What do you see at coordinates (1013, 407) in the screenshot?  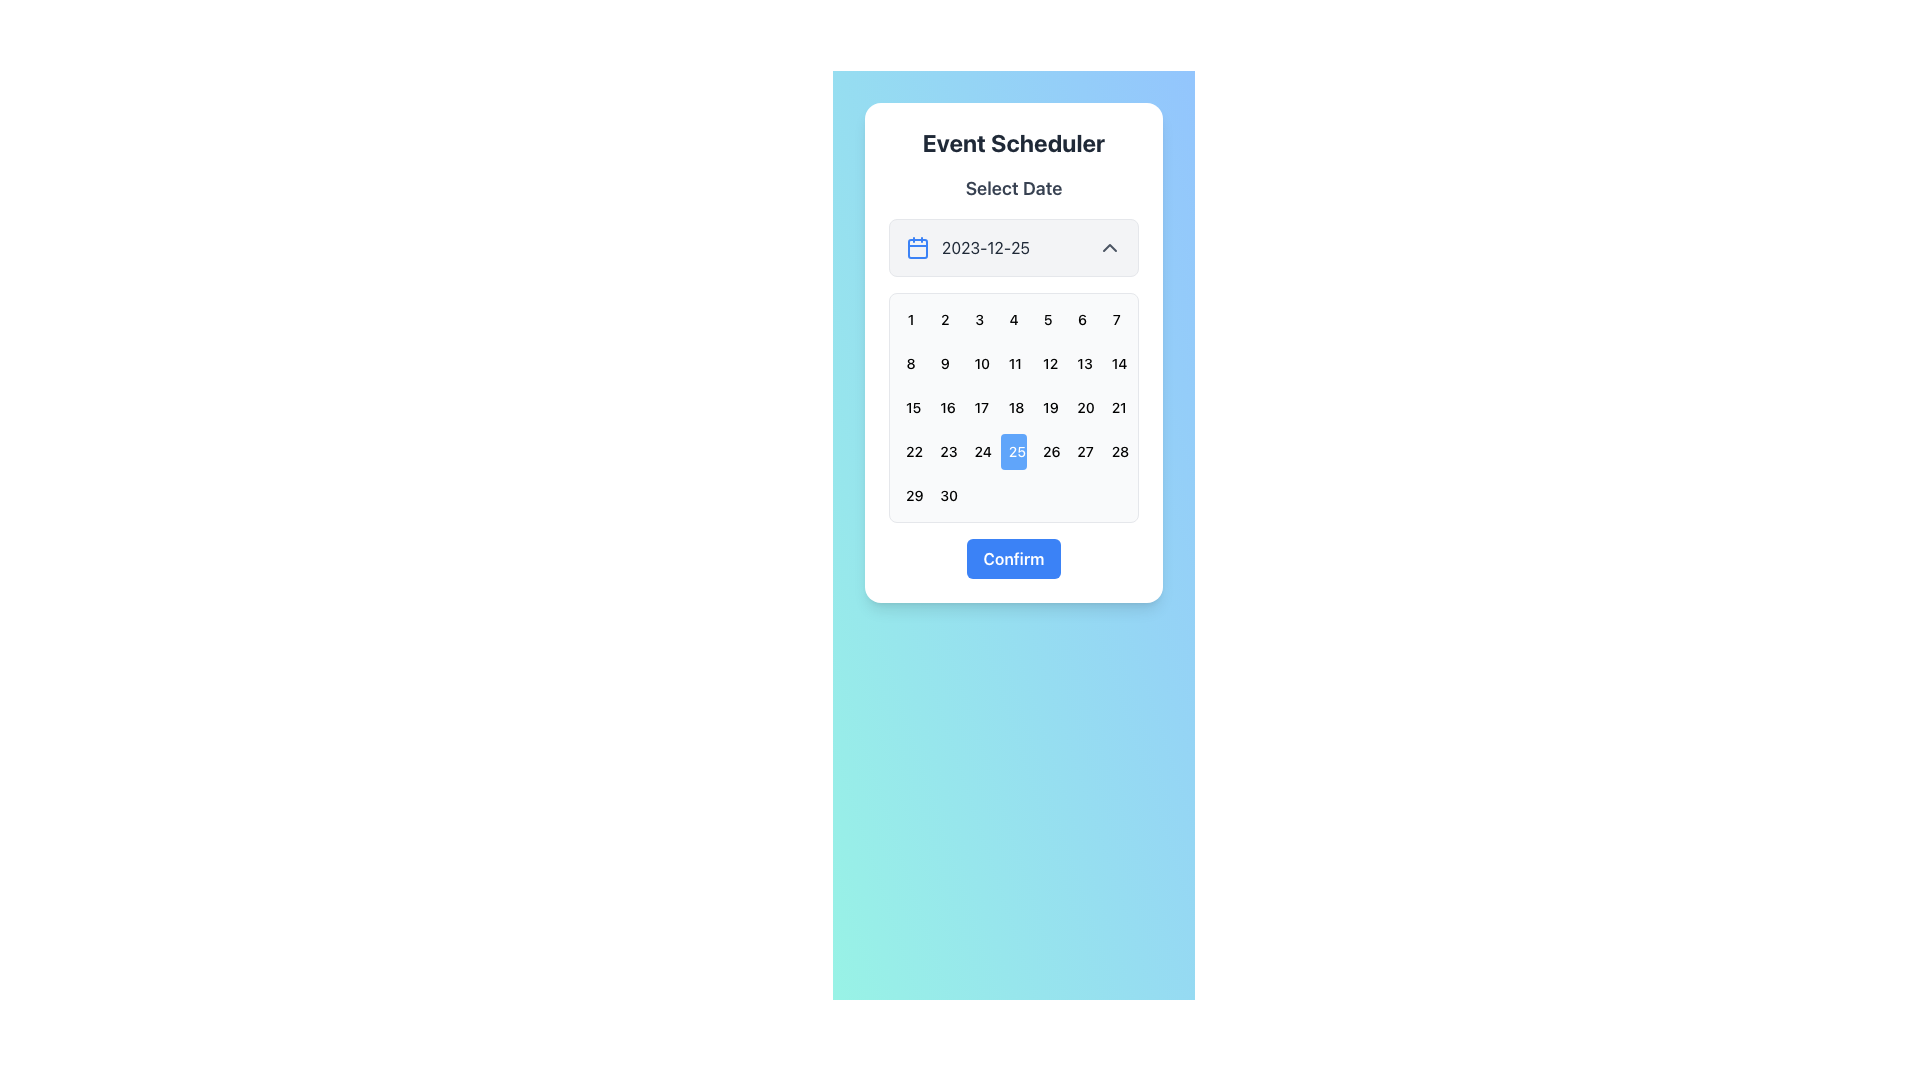 I see `the date element in the calendar grid` at bounding box center [1013, 407].